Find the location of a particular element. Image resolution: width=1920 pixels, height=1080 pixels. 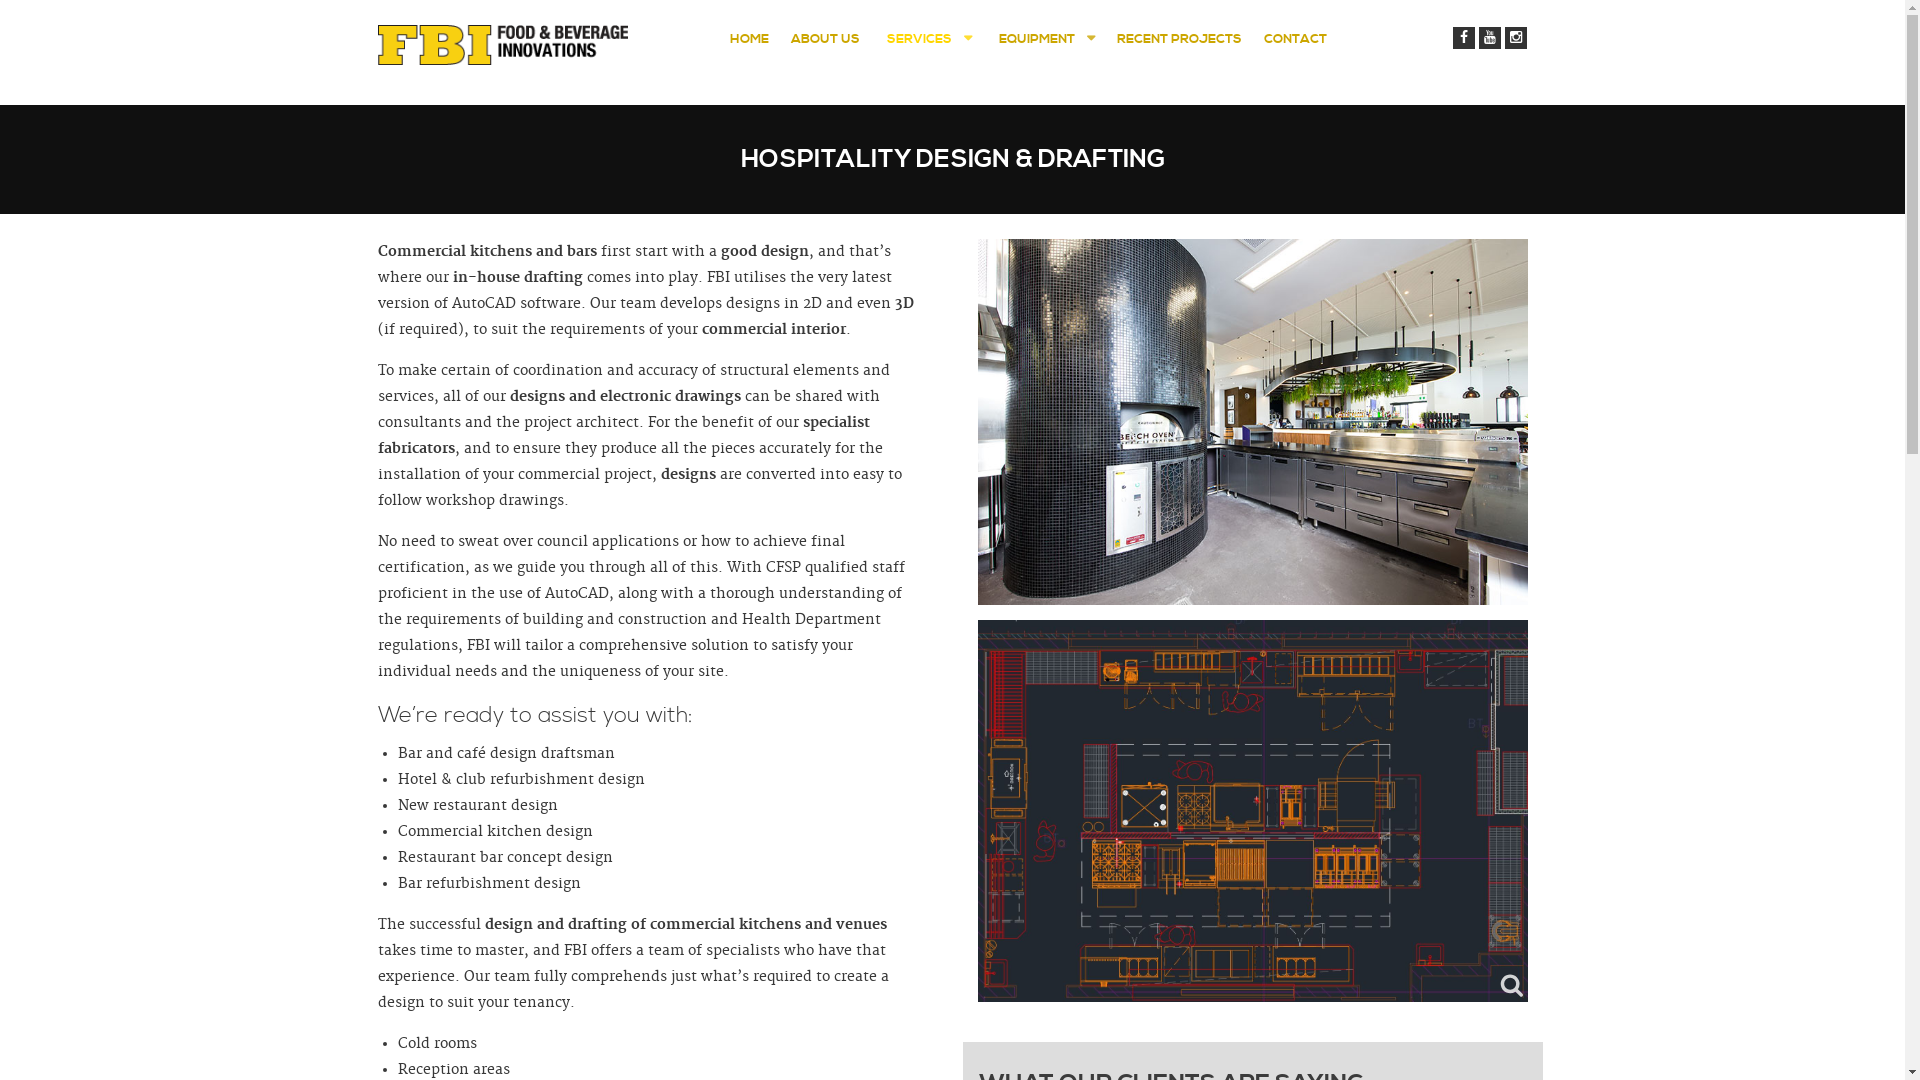

'HOME' is located at coordinates (748, 38).